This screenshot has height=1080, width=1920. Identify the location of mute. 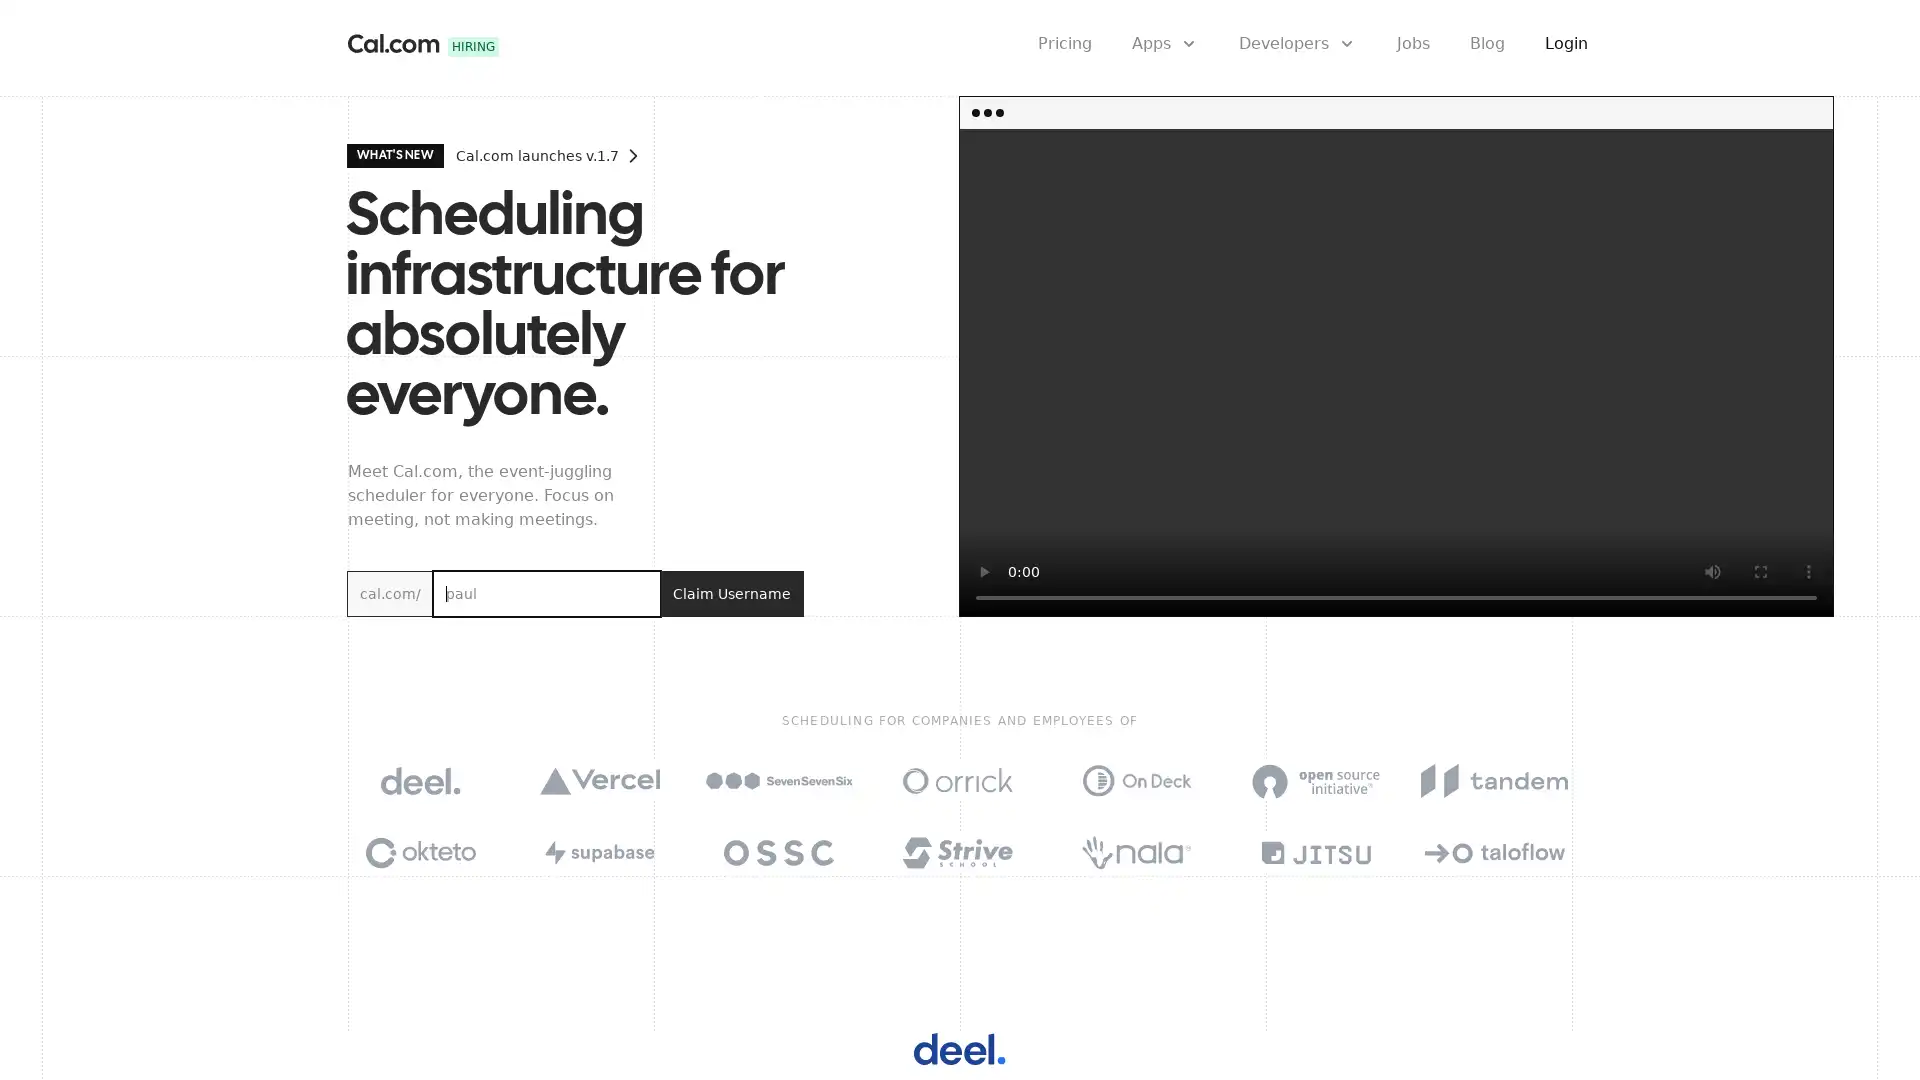
(1712, 571).